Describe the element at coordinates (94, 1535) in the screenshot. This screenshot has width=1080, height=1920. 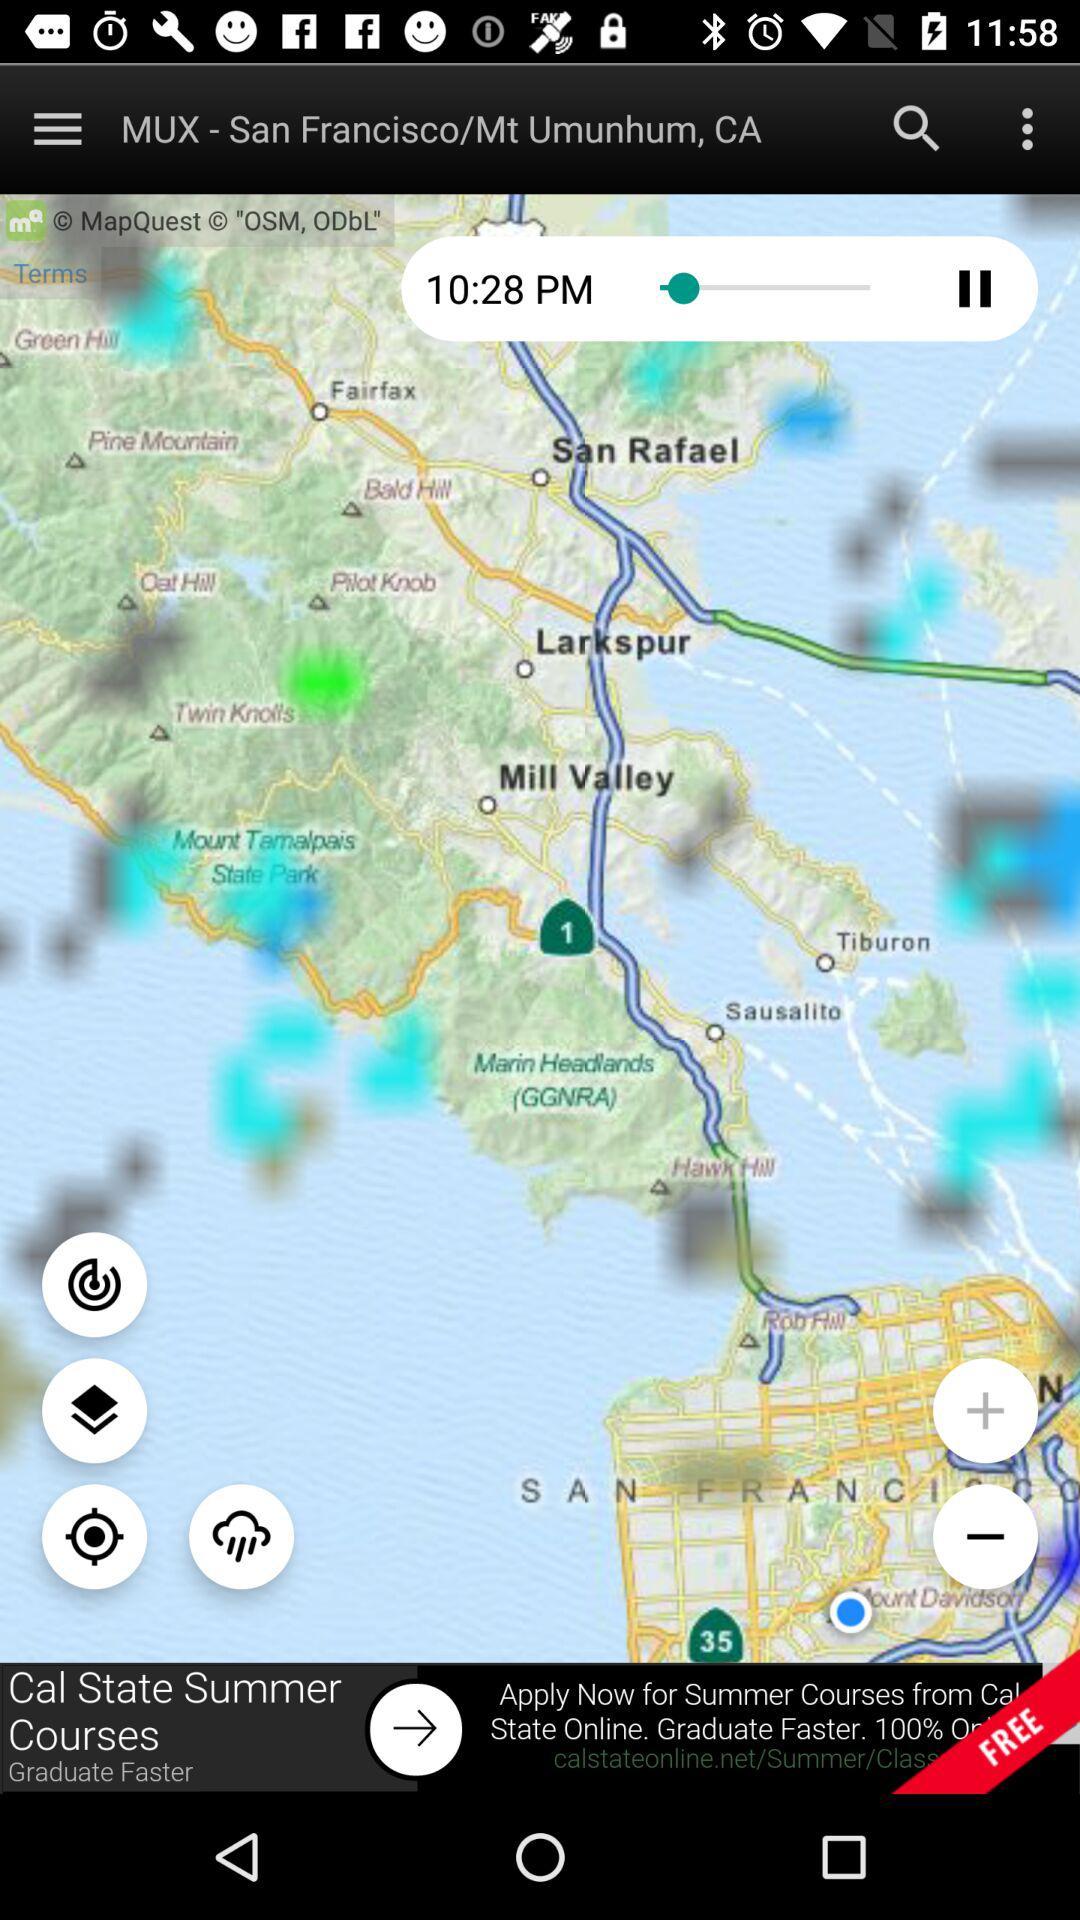
I see `the location_crosshair icon` at that location.